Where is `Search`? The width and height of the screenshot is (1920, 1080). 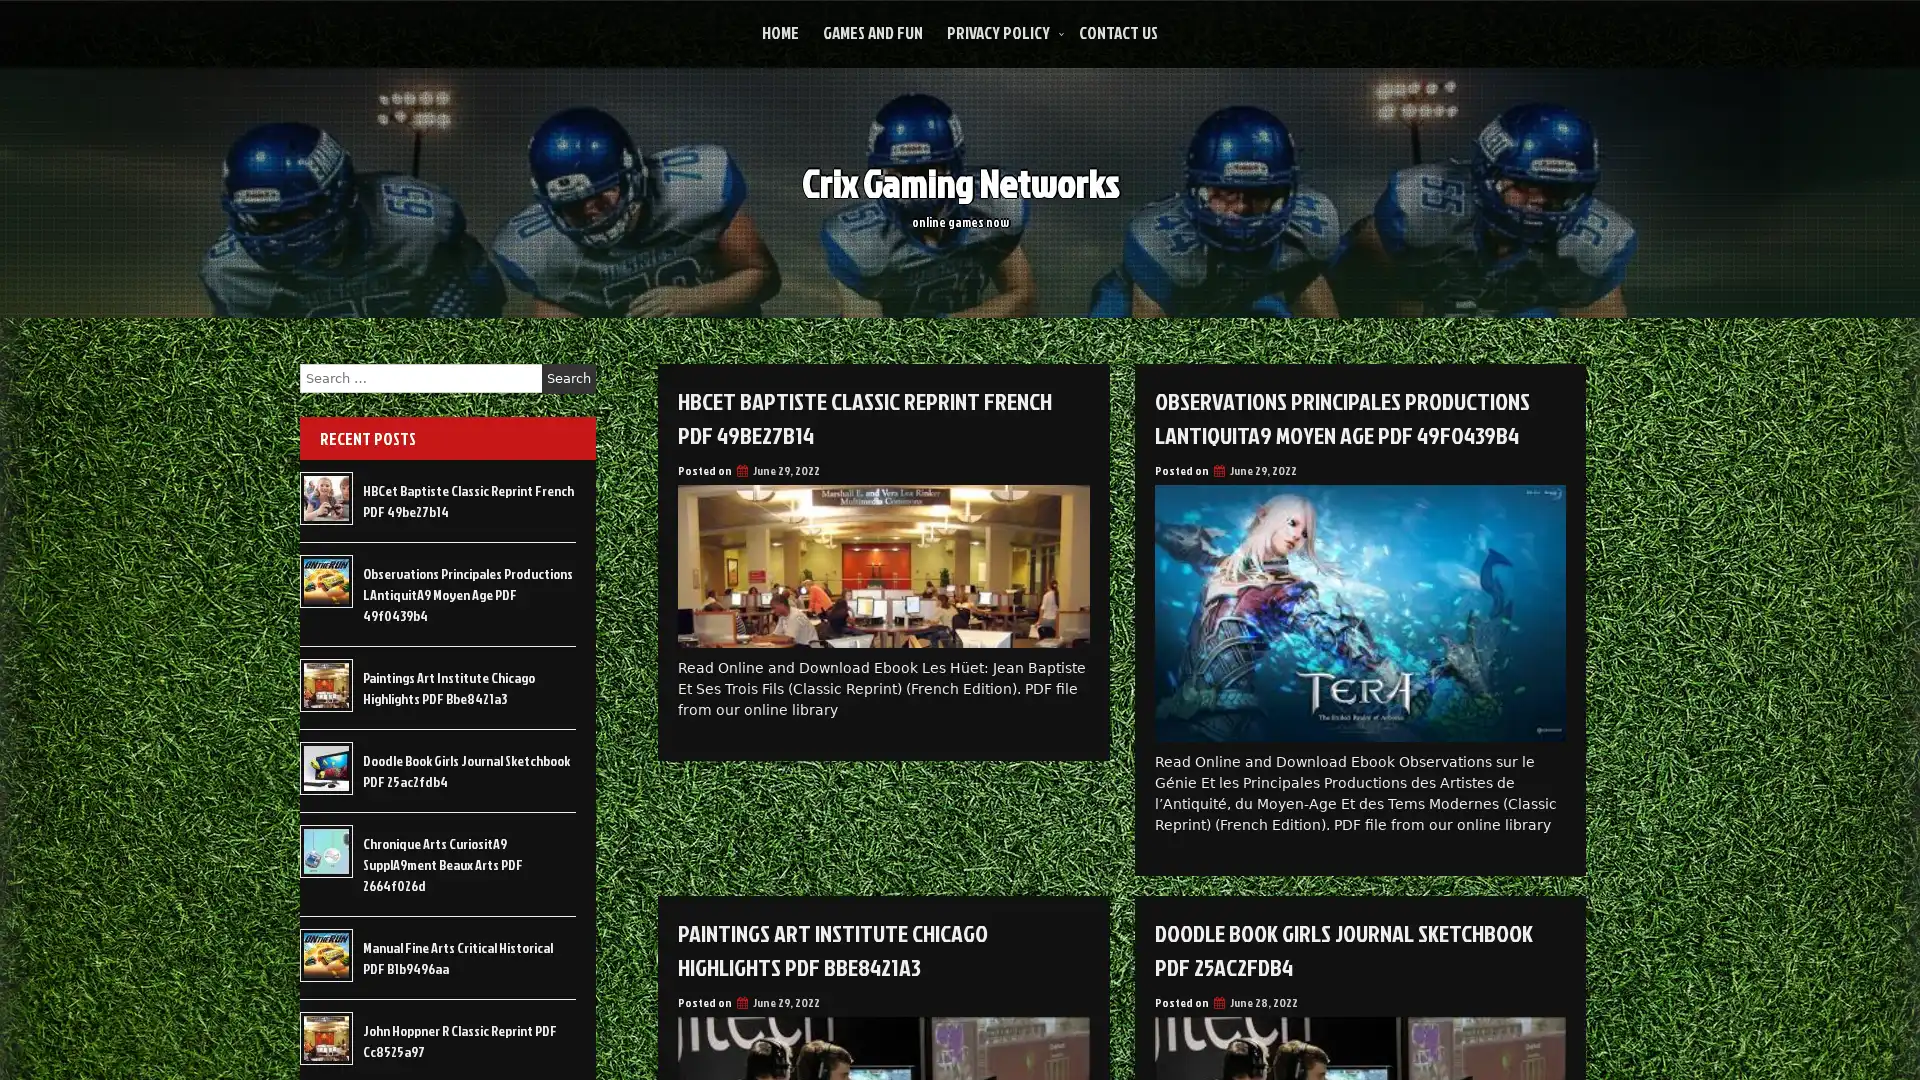 Search is located at coordinates (568, 378).